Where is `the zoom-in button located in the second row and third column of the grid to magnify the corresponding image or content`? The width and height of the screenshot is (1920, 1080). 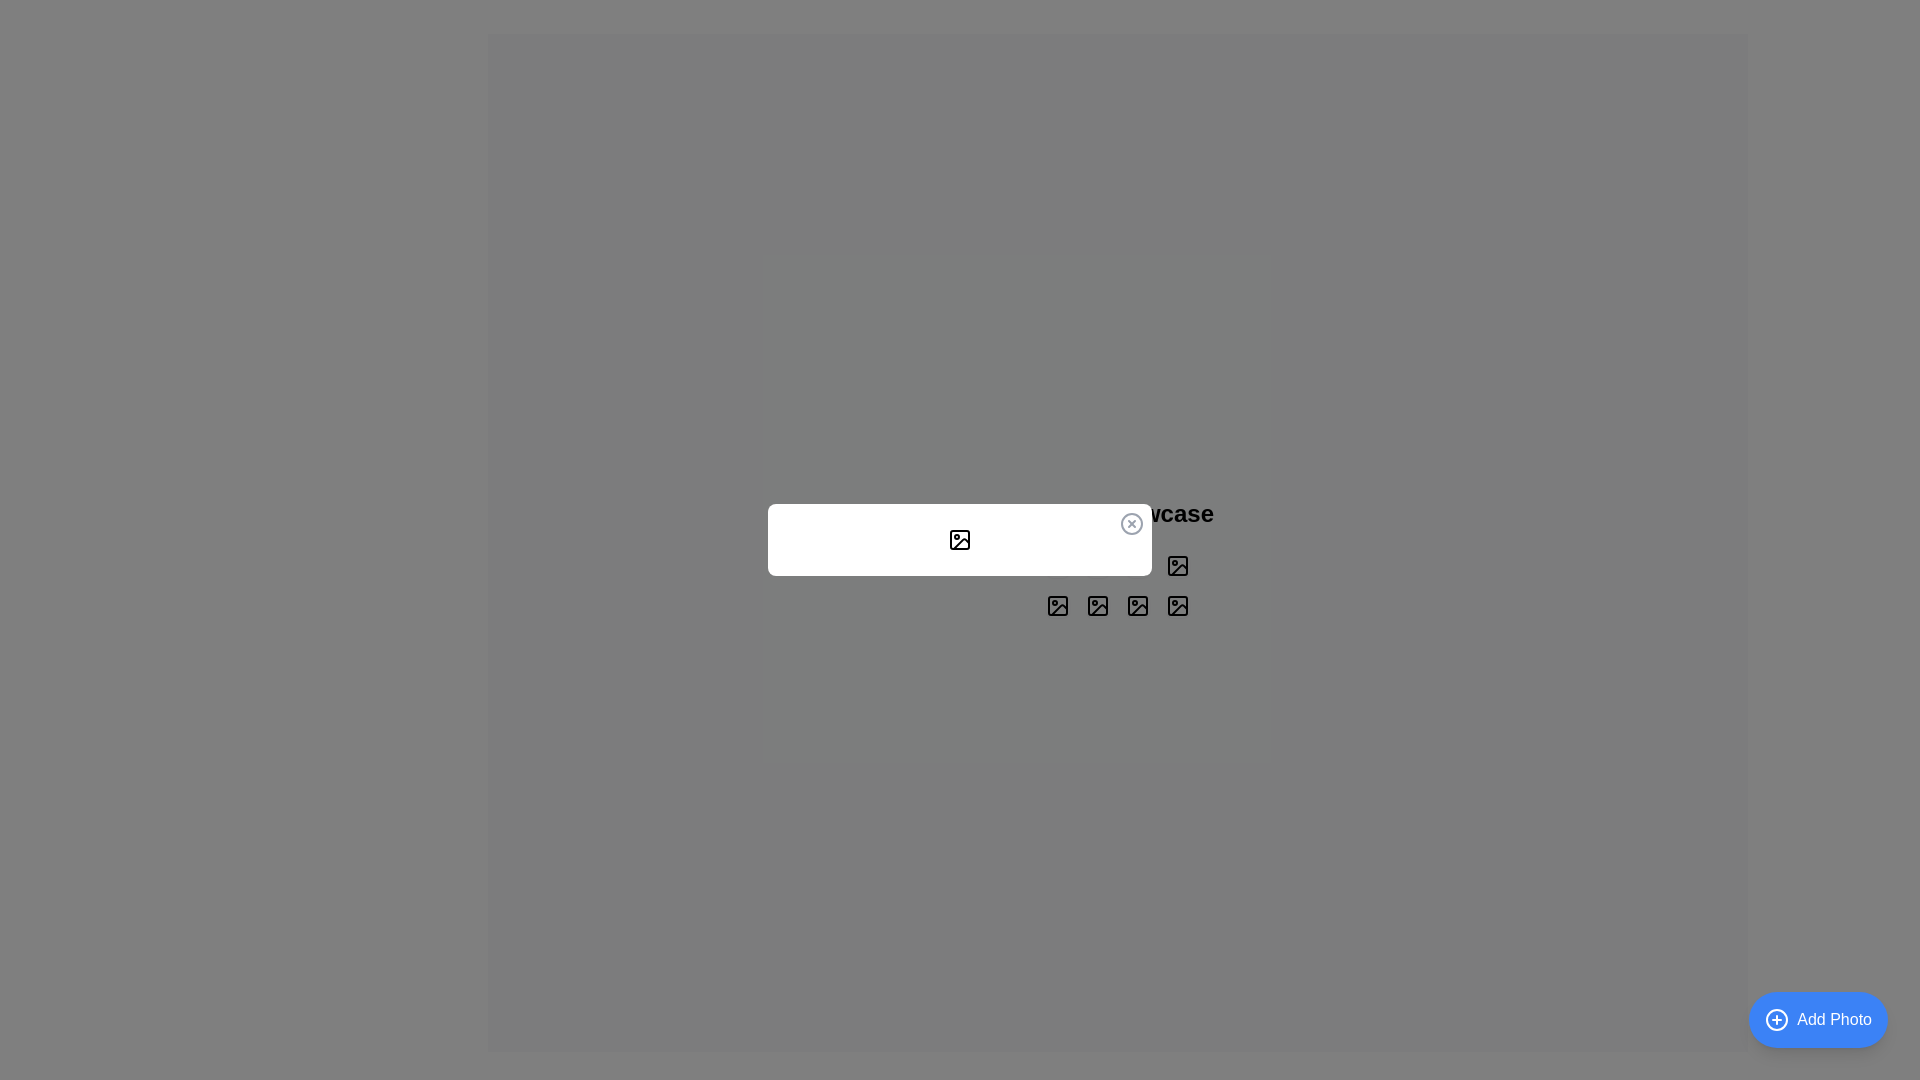
the zoom-in button located in the second row and third column of the grid to magnify the corresponding image or content is located at coordinates (1137, 604).